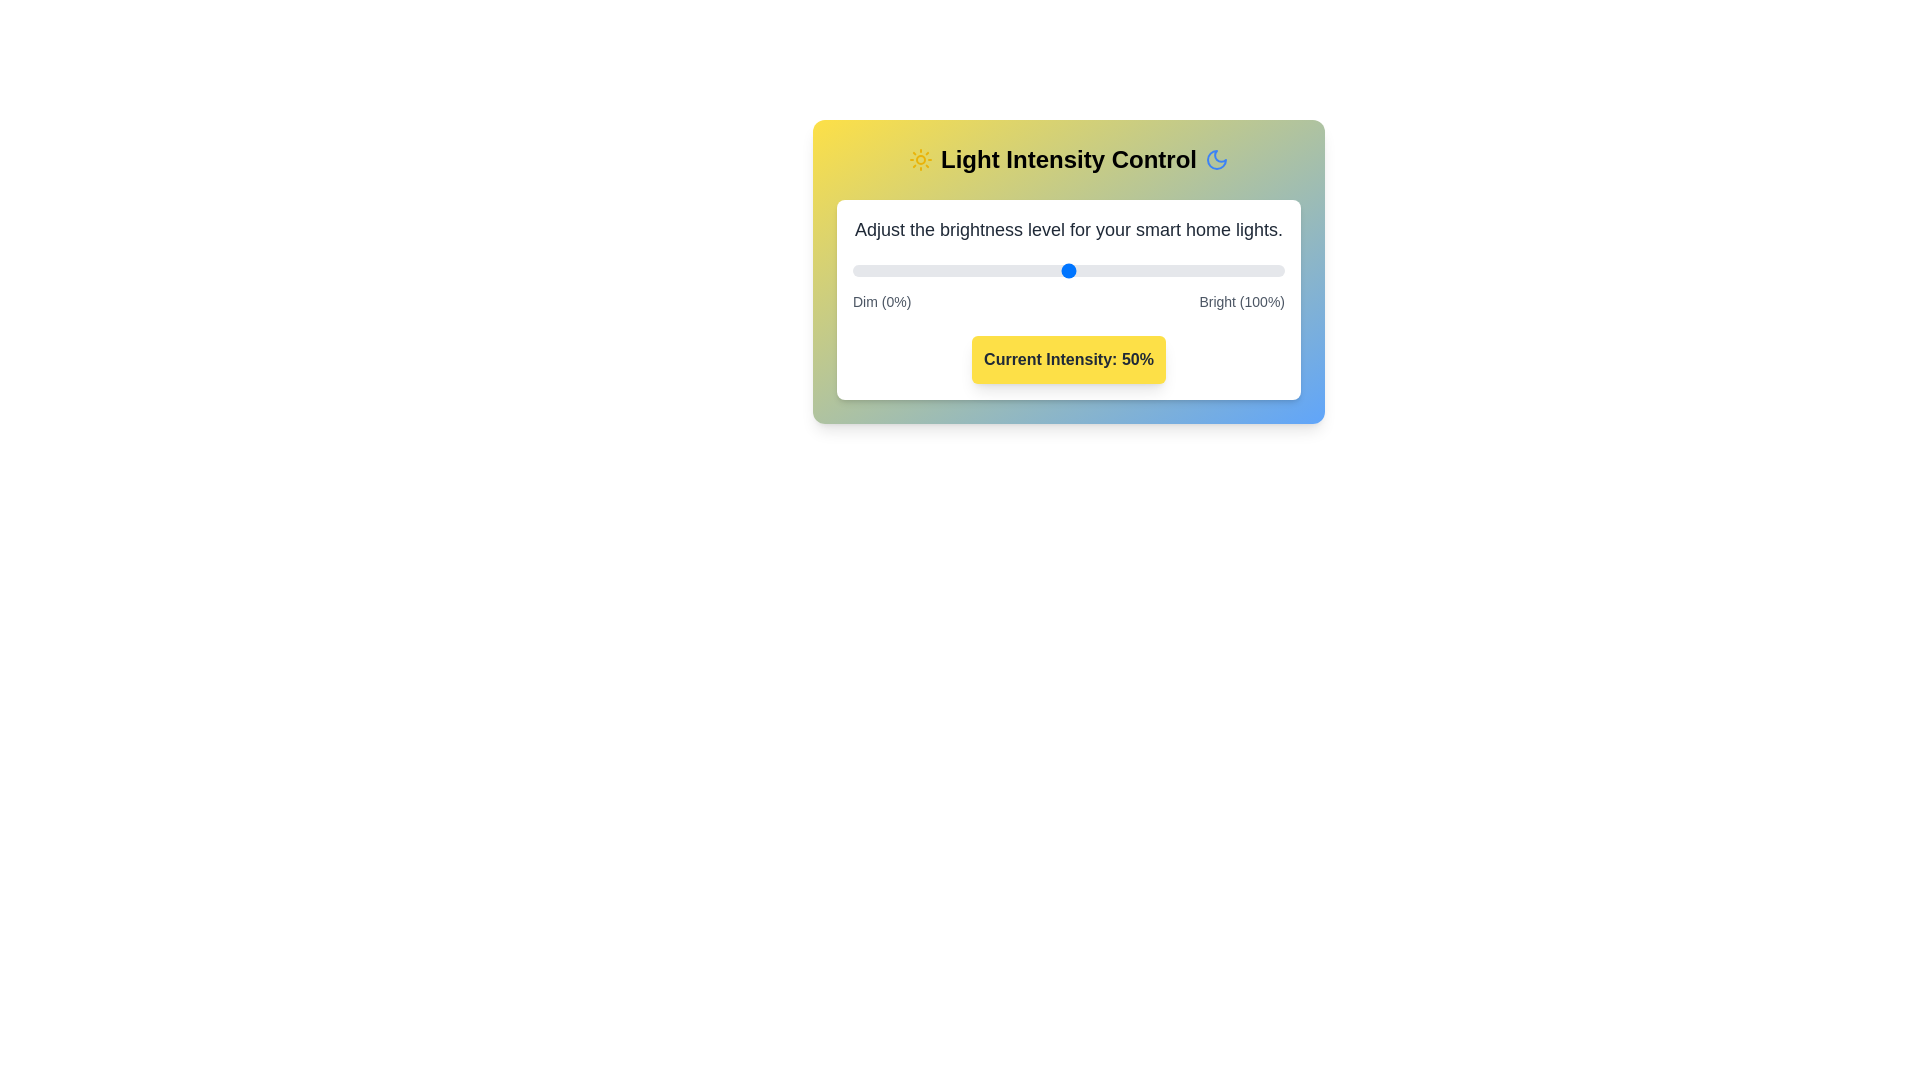  I want to click on the light intensity to 71% by dragging the slider, so click(1159, 270).